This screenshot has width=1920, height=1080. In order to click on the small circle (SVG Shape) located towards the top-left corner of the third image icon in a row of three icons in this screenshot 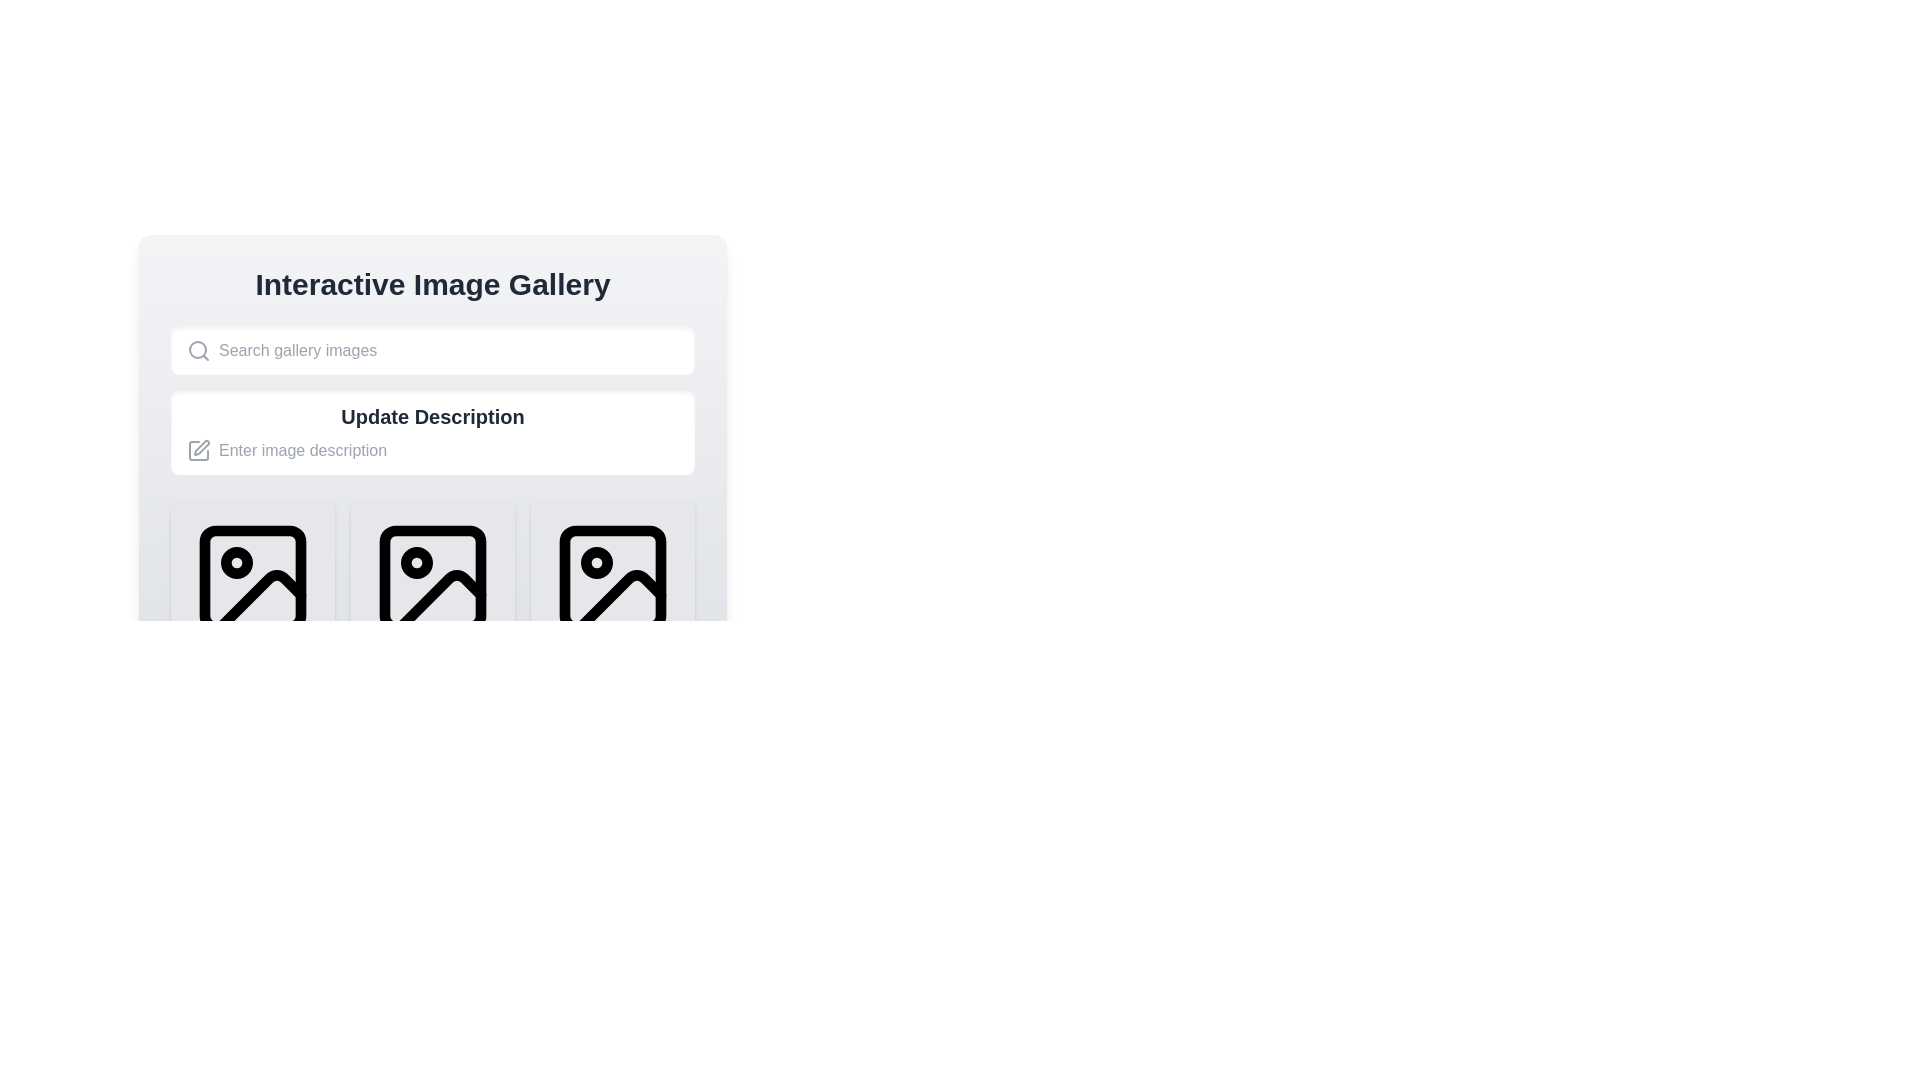, I will do `click(595, 563)`.